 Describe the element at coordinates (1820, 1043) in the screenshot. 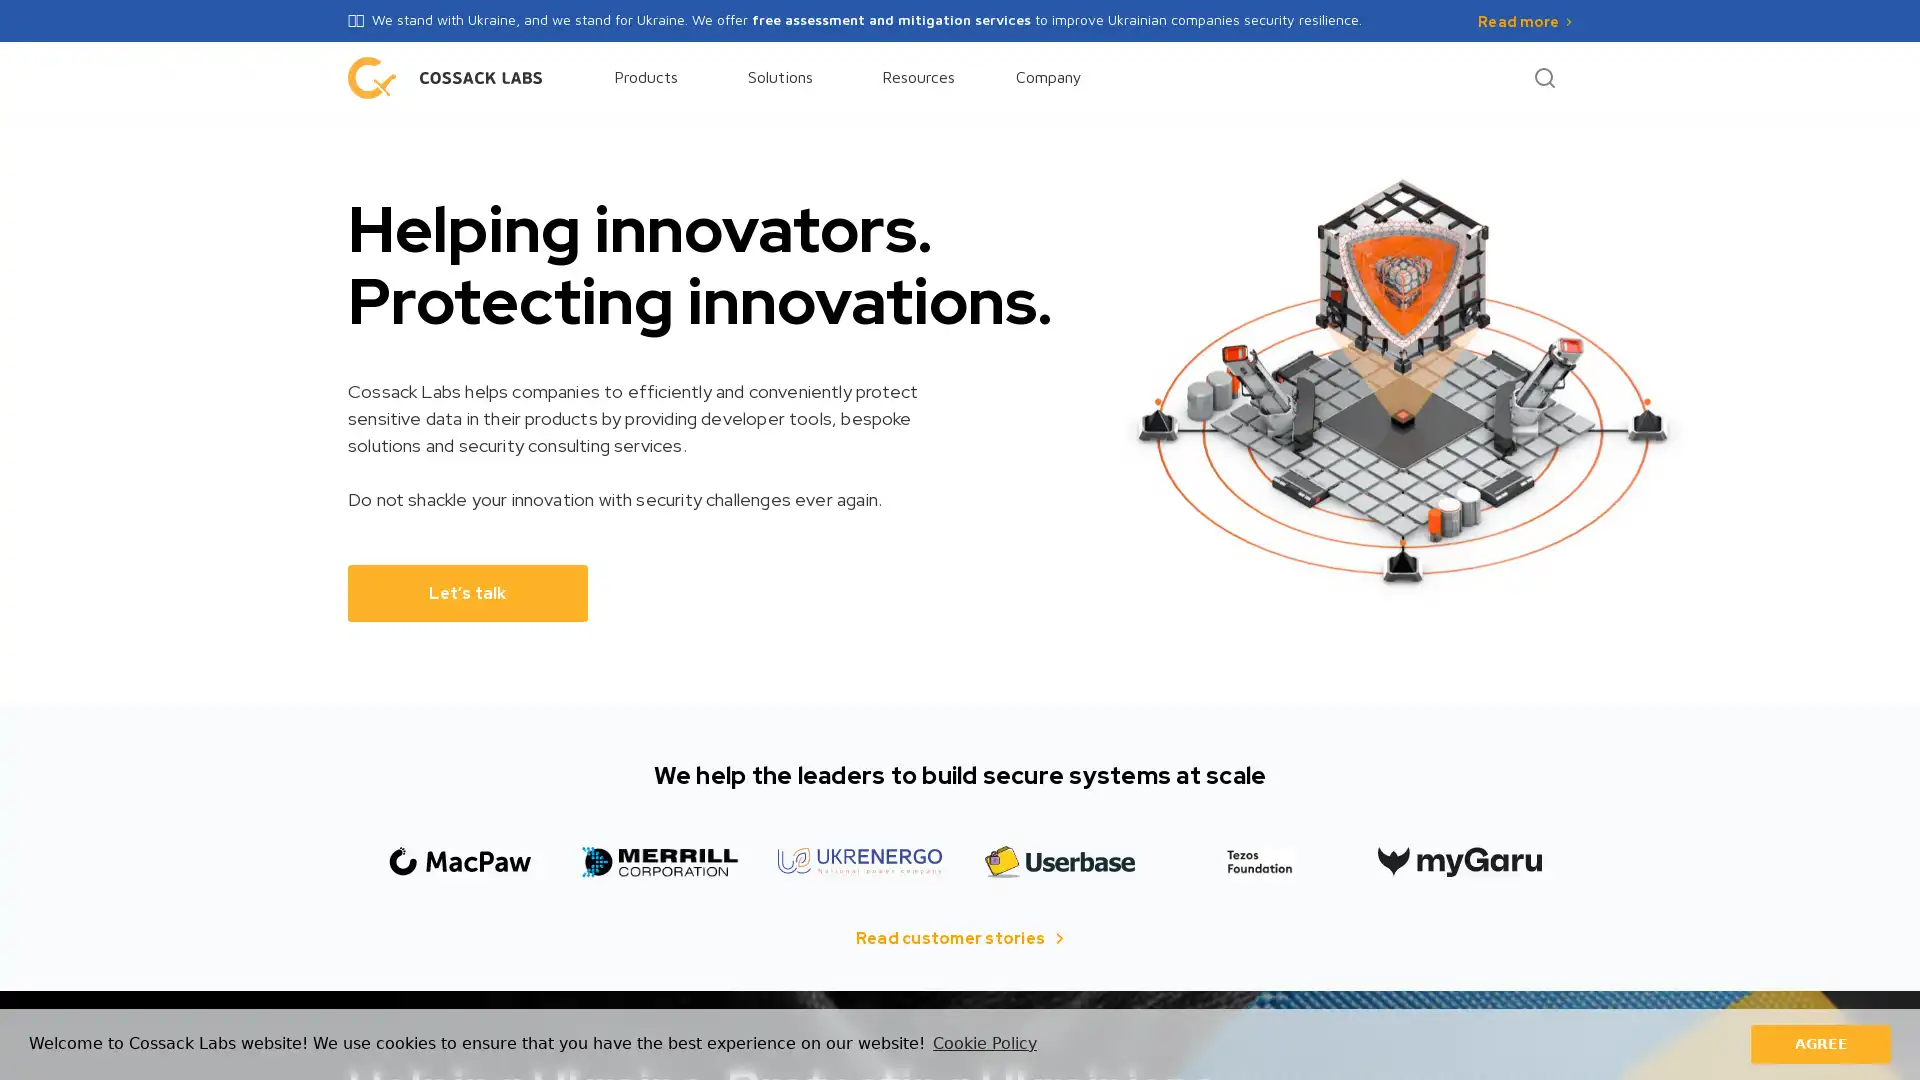

I see `dismiss cookie message` at that location.